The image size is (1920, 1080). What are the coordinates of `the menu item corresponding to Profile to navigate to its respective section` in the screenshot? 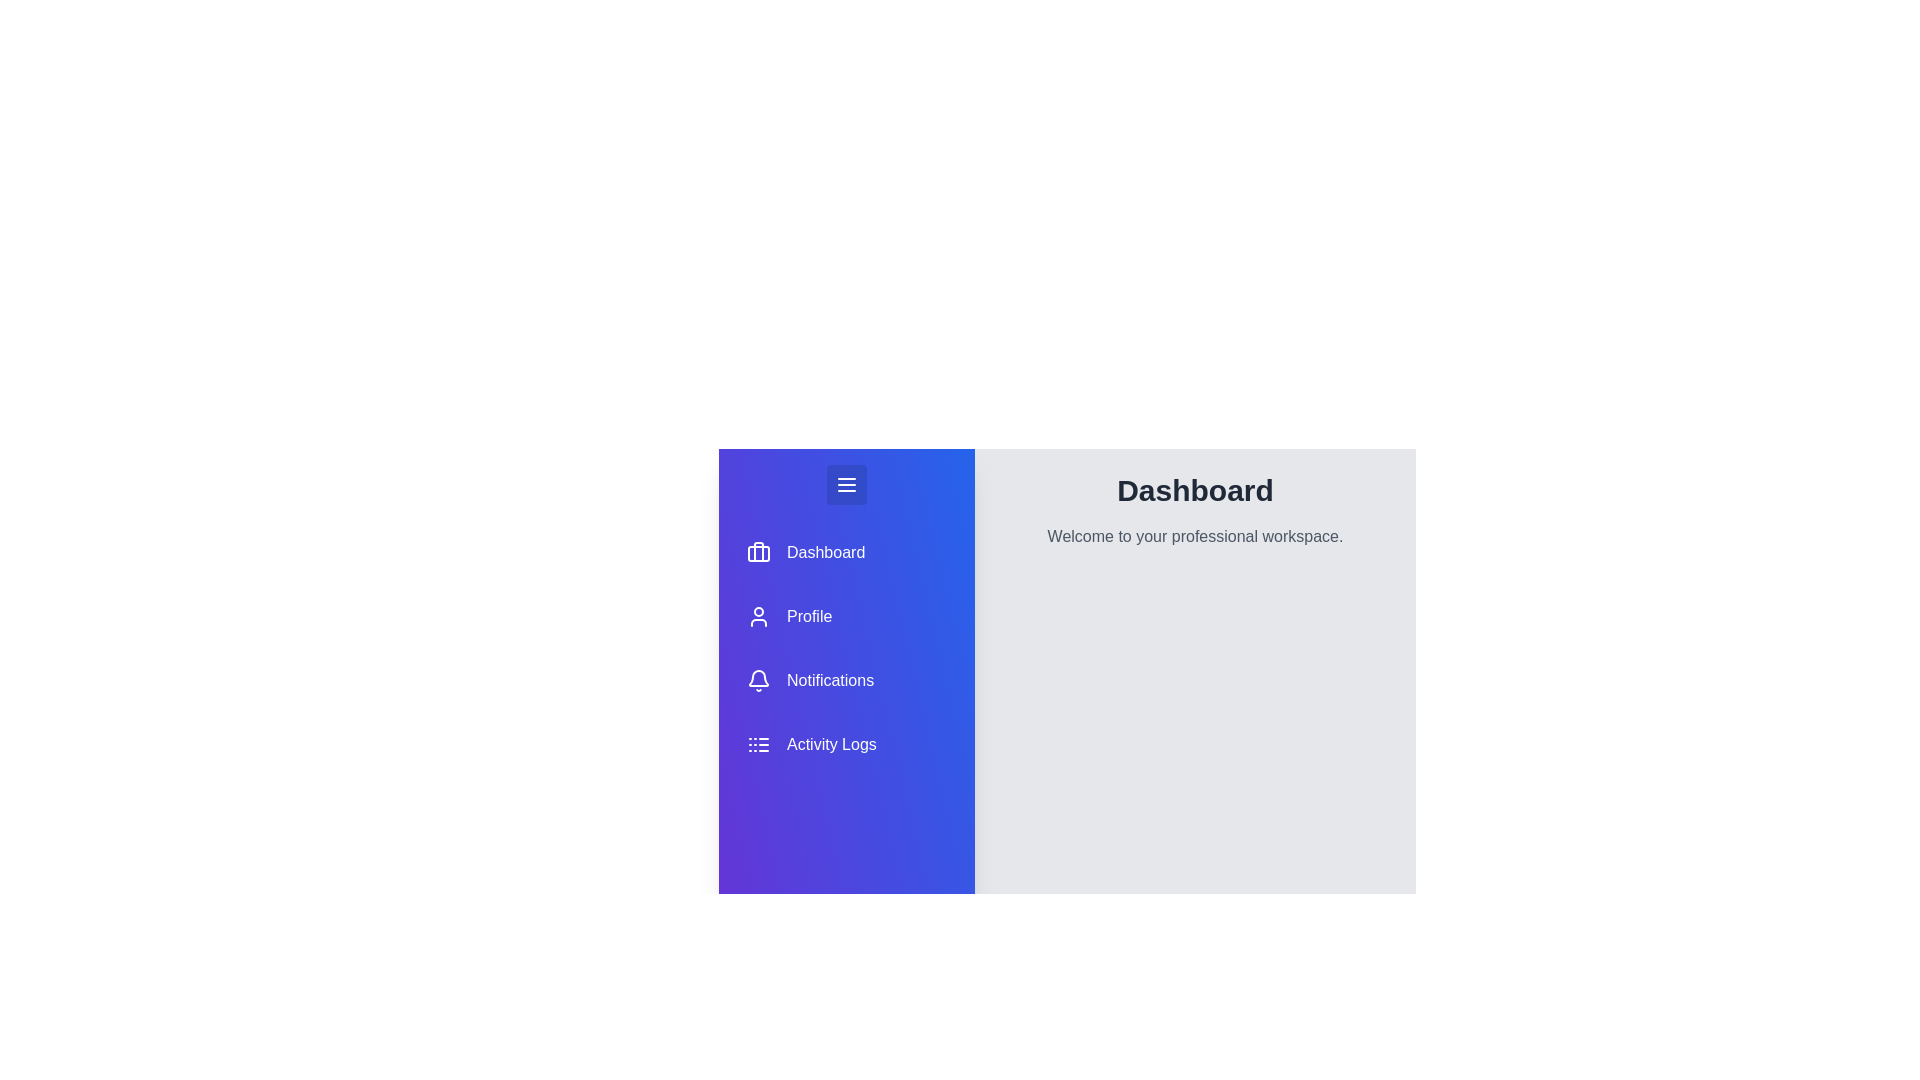 It's located at (846, 616).